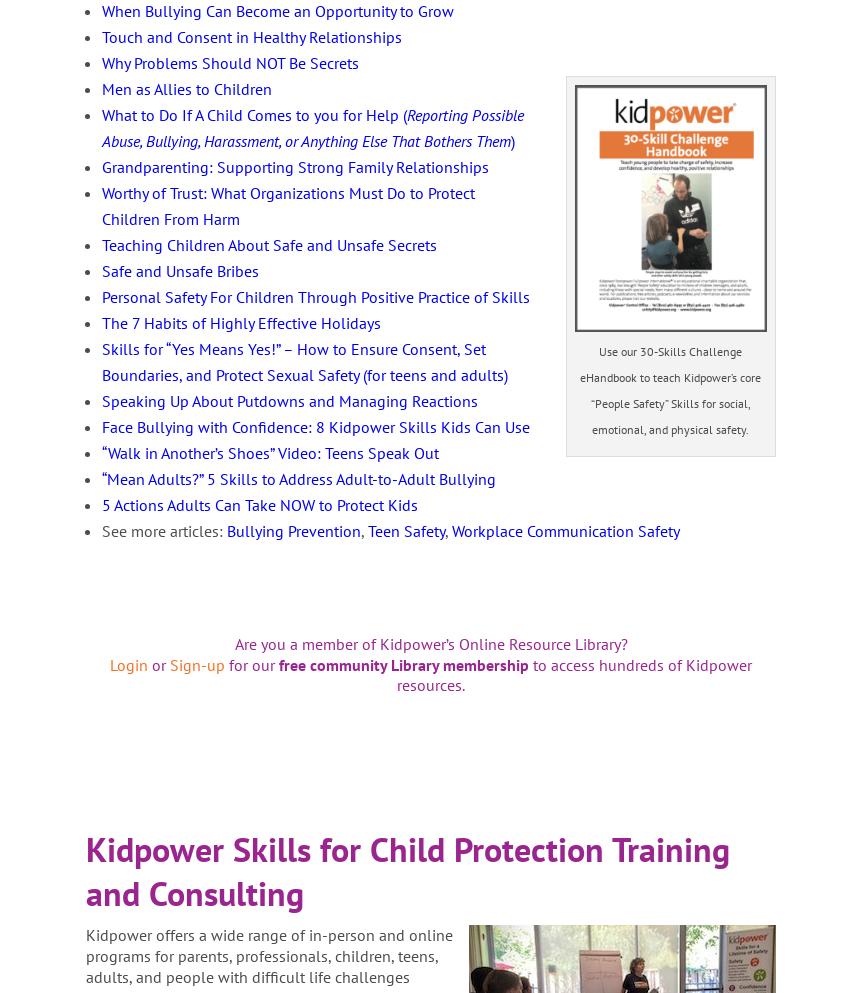 The height and width of the screenshot is (993, 862). Describe the element at coordinates (406, 869) in the screenshot. I see `'Kidpower Skills for Child Protection Training and Consulting'` at that location.